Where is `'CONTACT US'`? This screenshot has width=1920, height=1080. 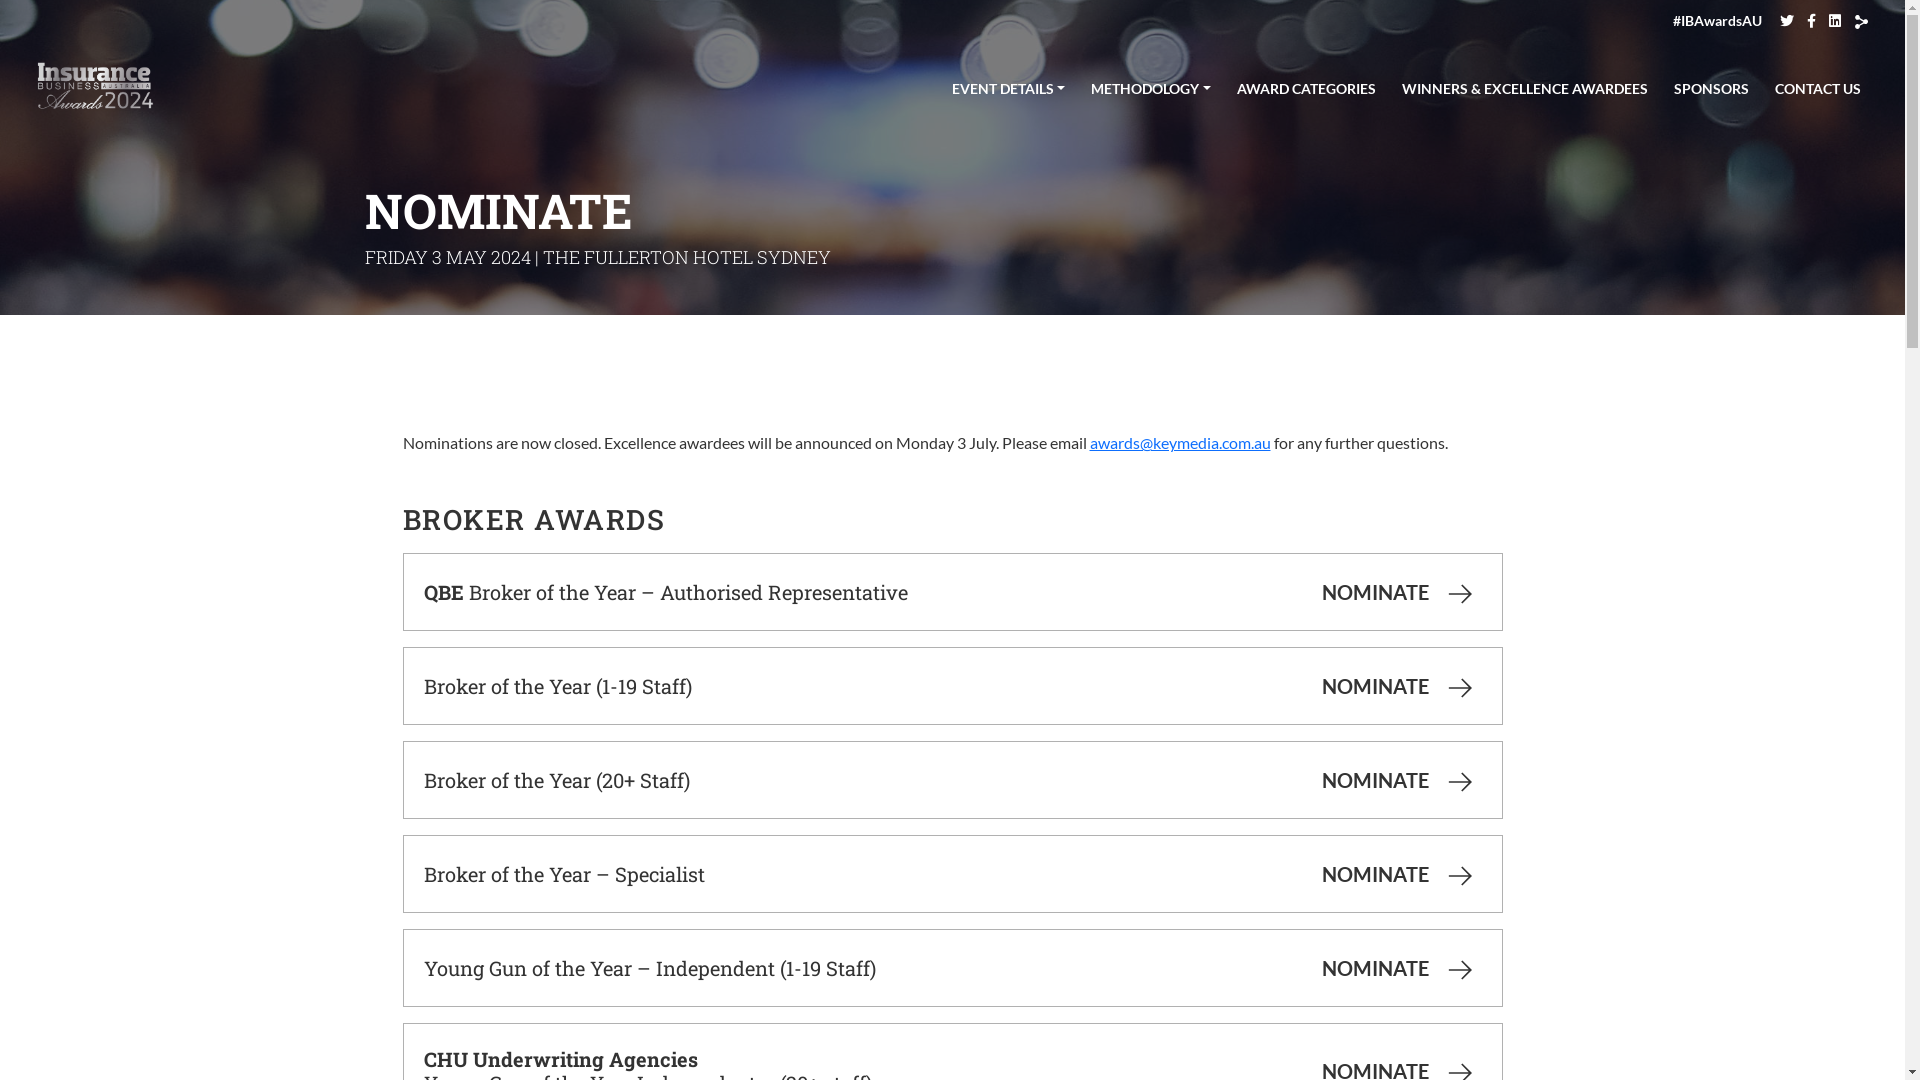 'CONTACT US' is located at coordinates (1818, 84).